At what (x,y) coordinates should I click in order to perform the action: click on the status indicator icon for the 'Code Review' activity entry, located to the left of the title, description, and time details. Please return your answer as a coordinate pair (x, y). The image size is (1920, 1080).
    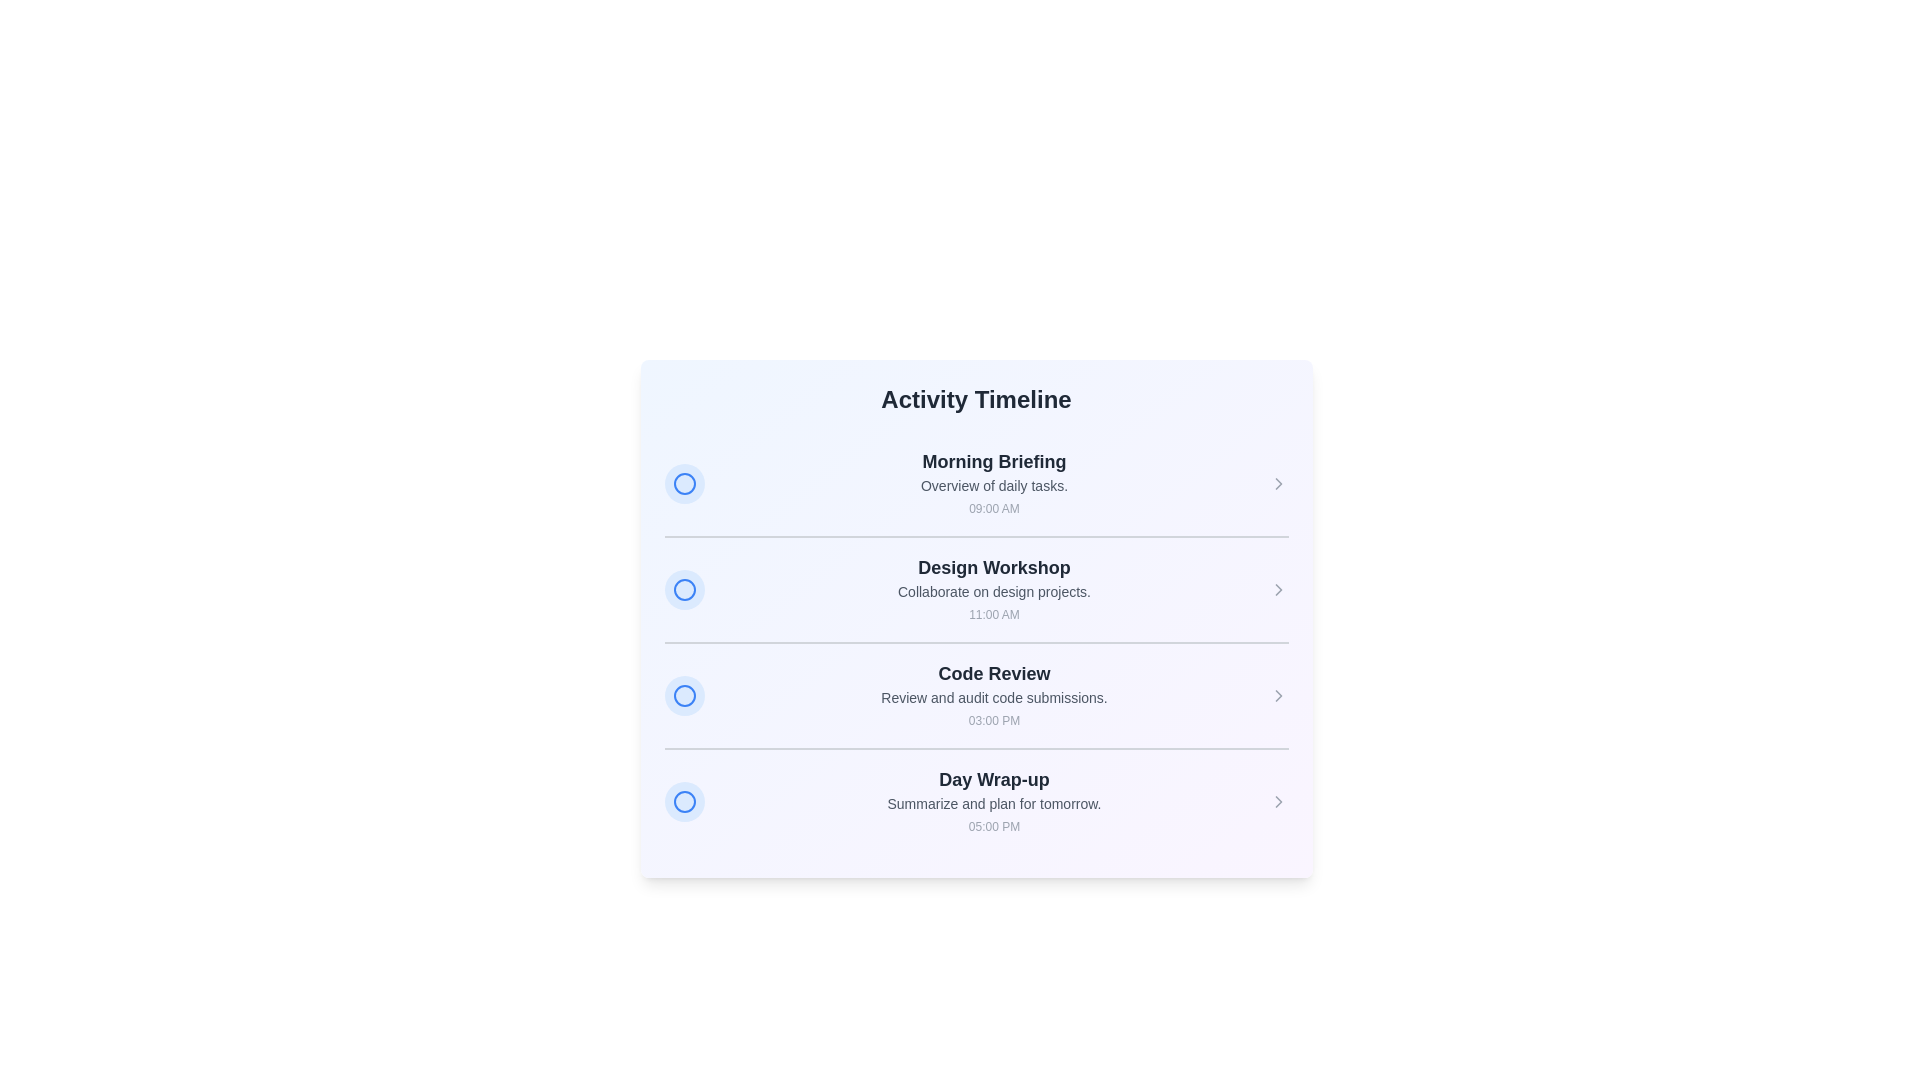
    Looking at the image, I should click on (684, 694).